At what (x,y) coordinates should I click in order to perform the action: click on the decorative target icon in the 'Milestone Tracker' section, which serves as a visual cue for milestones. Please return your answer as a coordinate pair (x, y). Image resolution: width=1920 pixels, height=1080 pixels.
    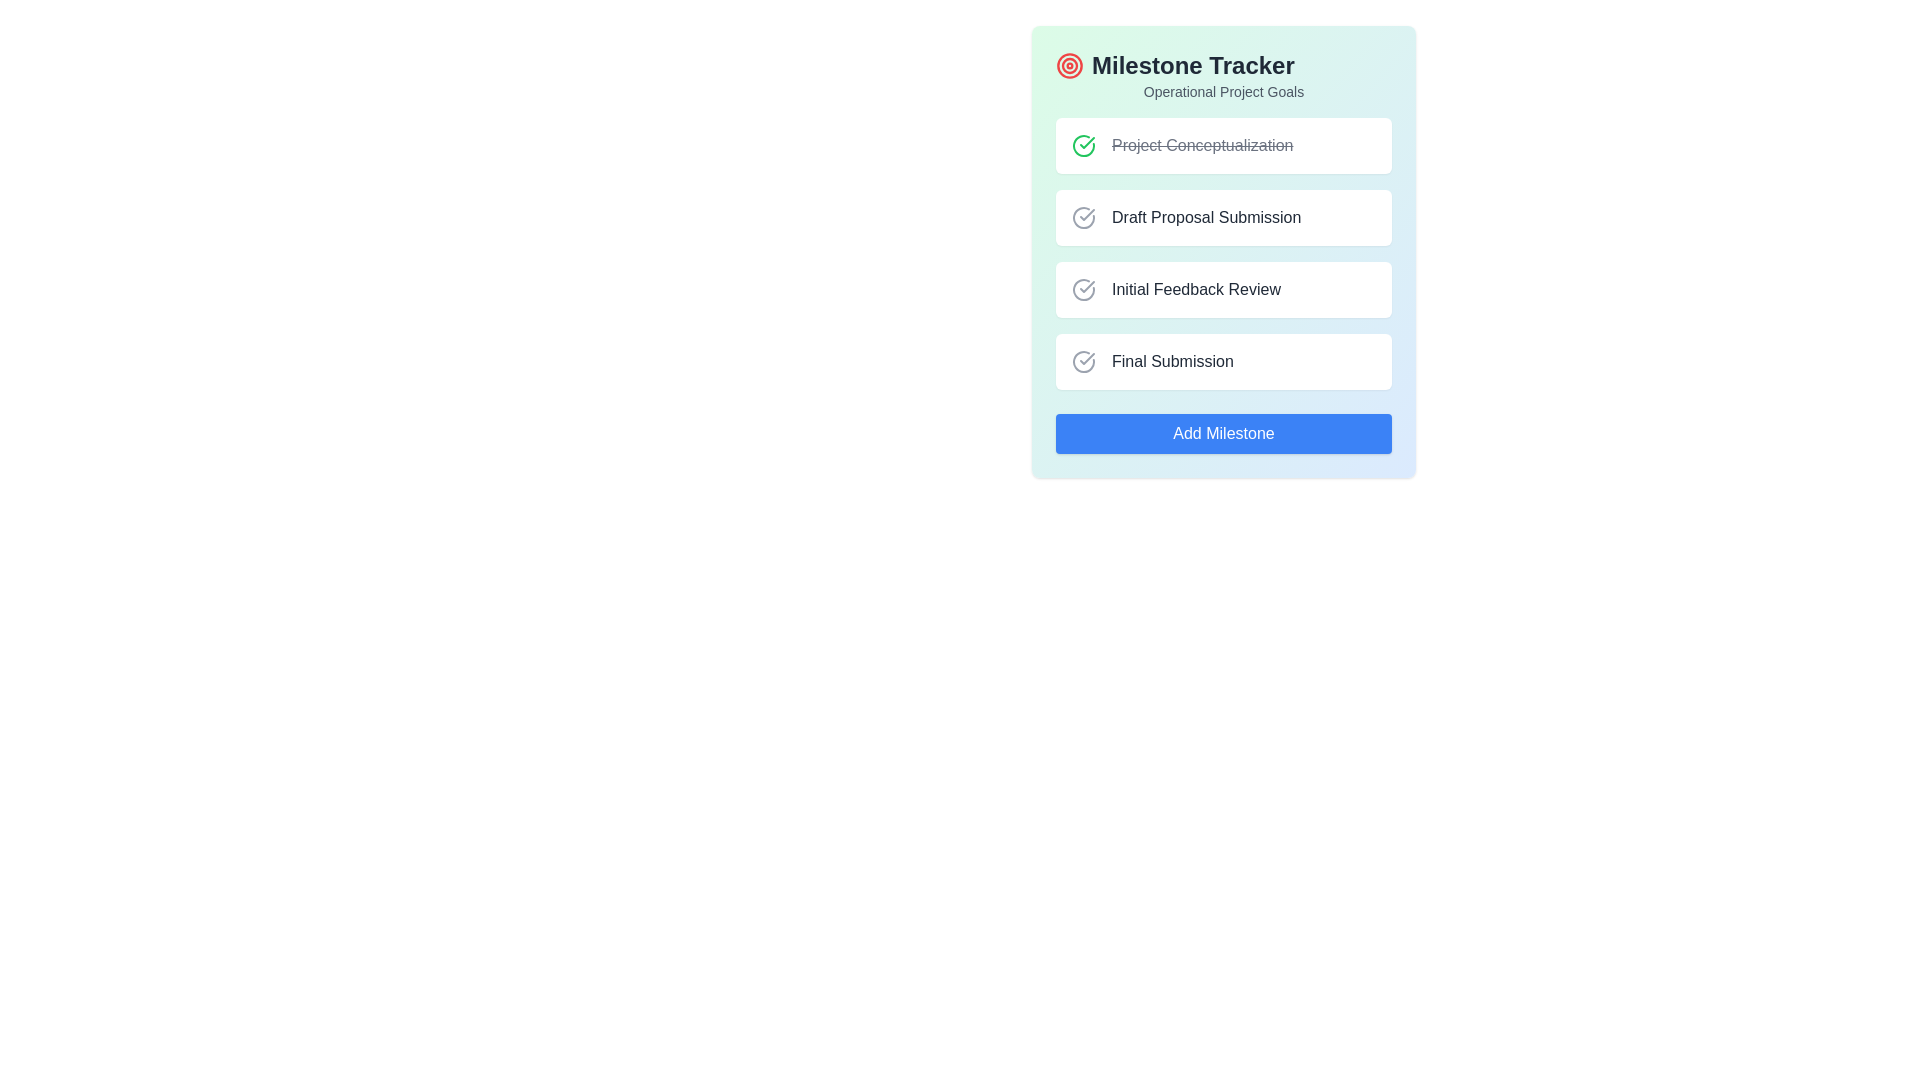
    Looking at the image, I should click on (1069, 64).